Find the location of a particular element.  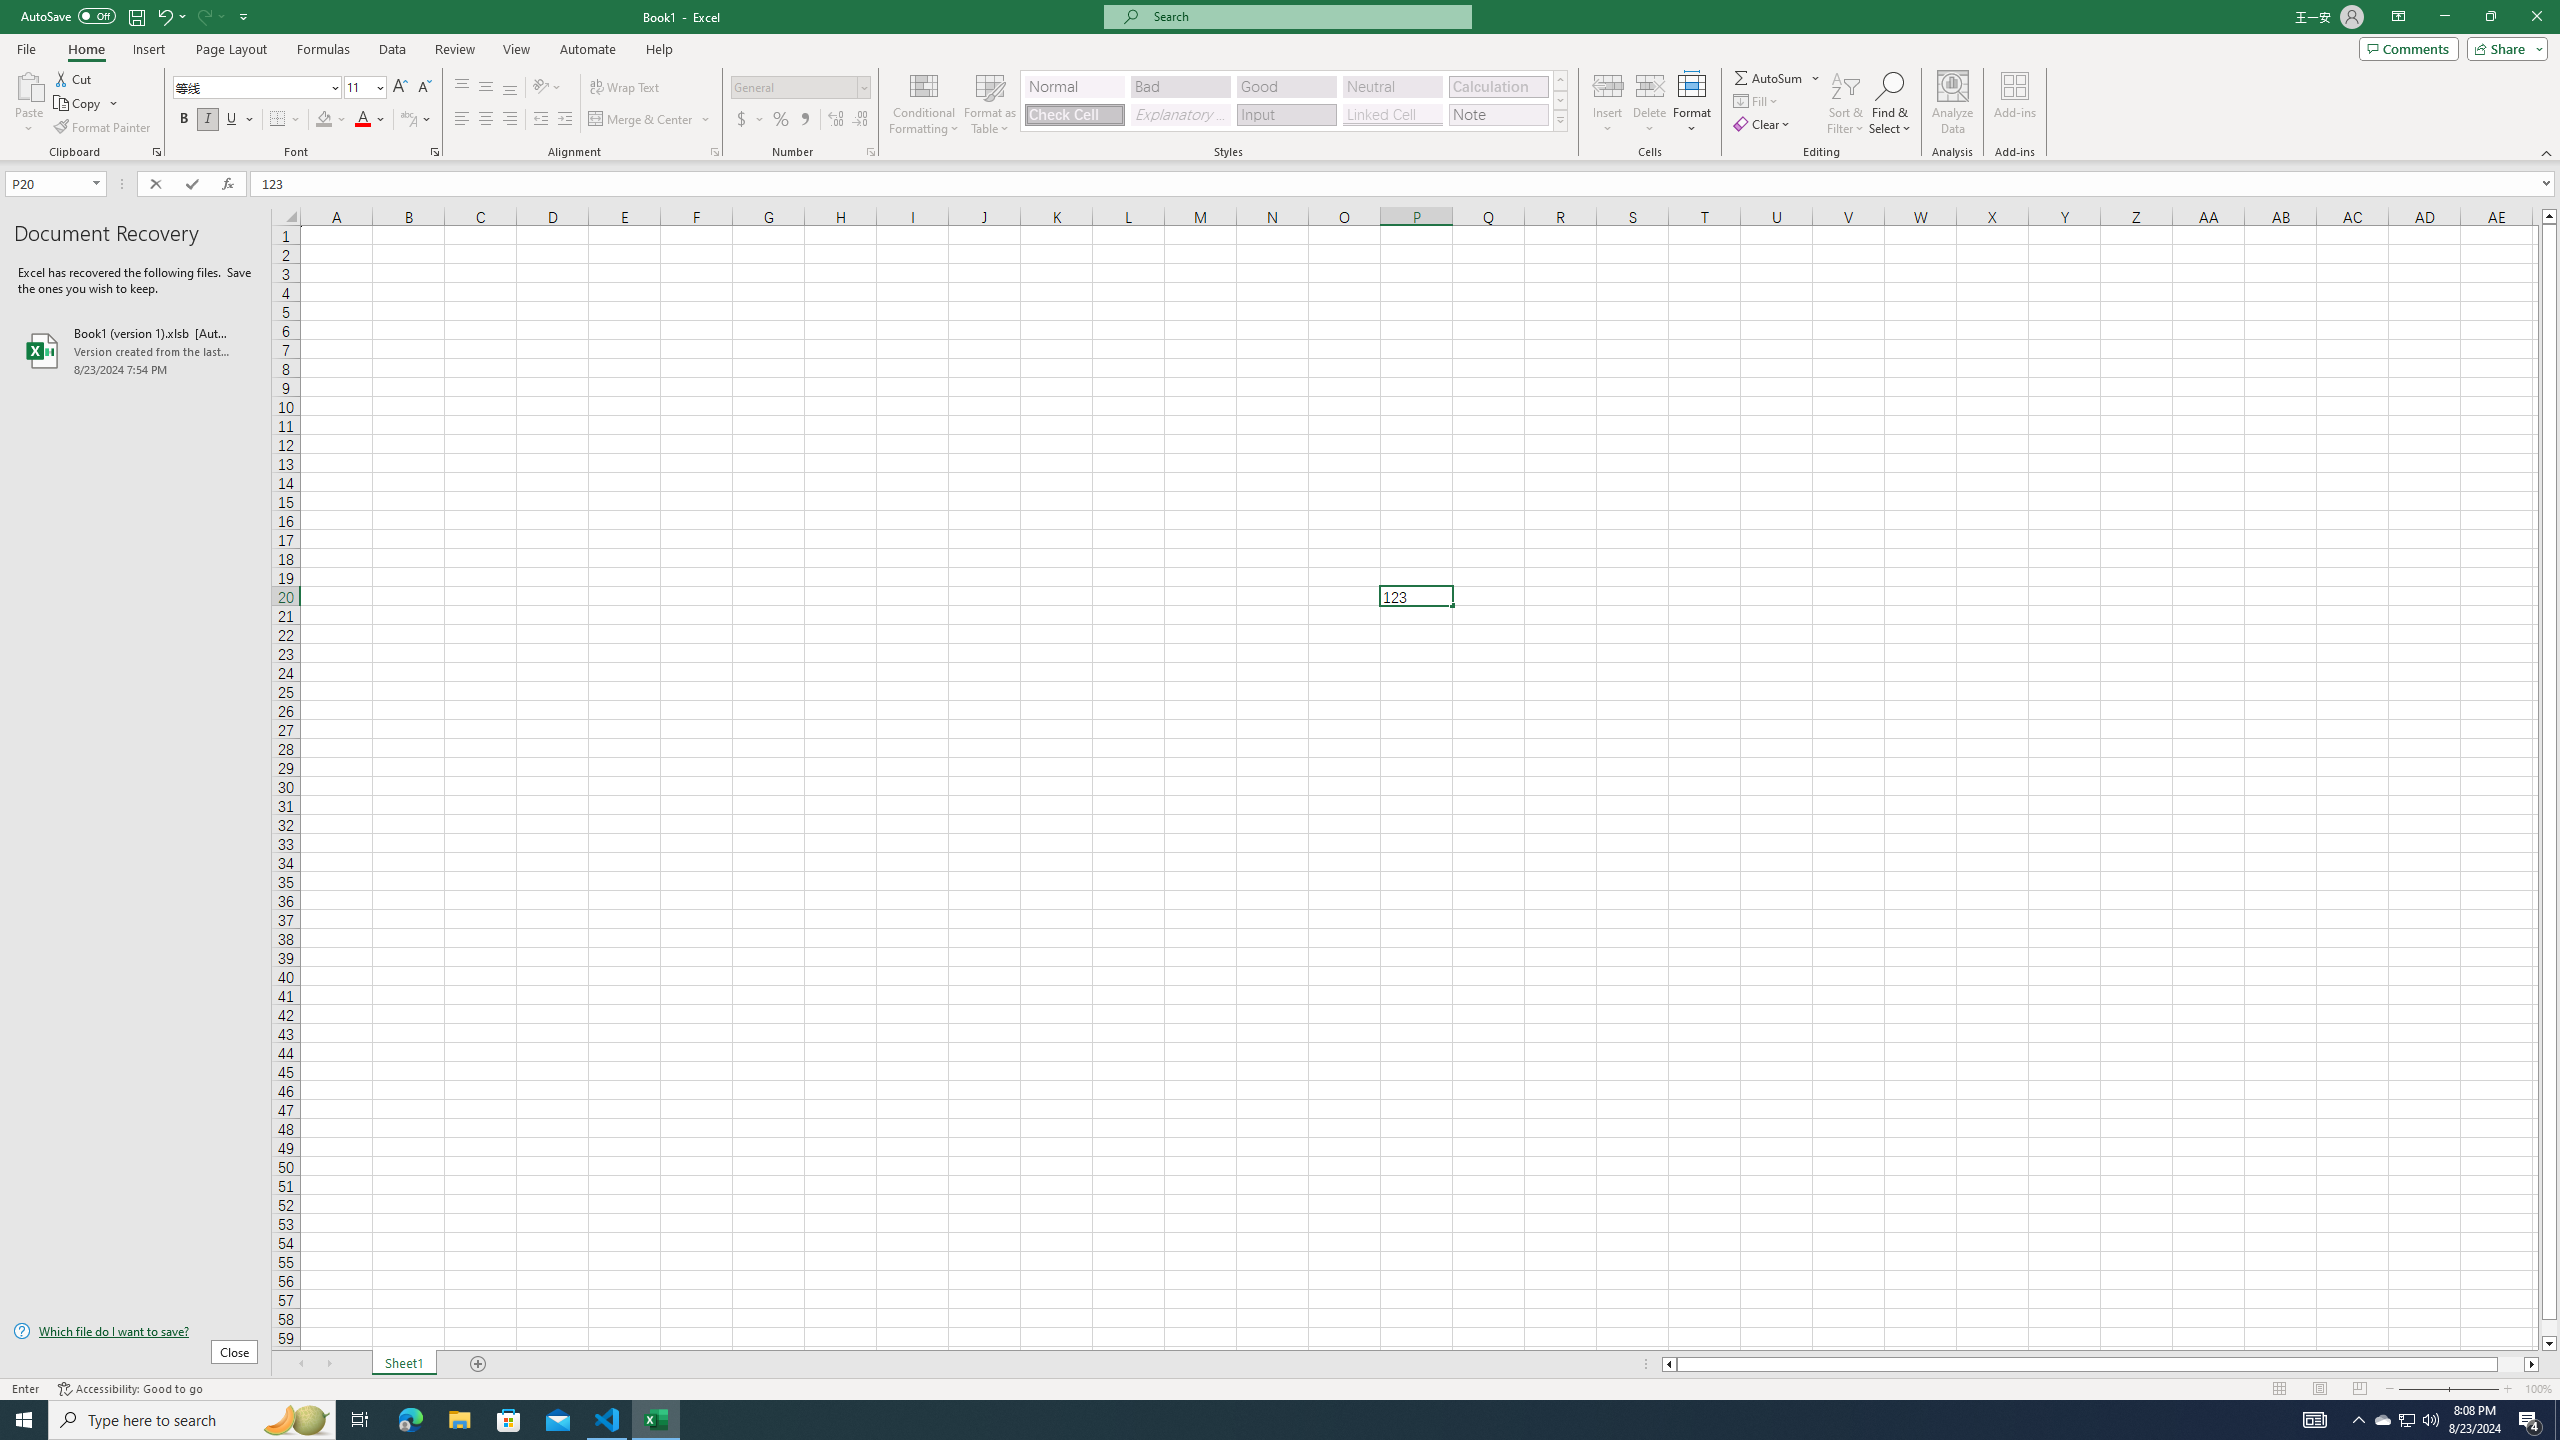

'Decrease Font Size' is located at coordinates (423, 87).